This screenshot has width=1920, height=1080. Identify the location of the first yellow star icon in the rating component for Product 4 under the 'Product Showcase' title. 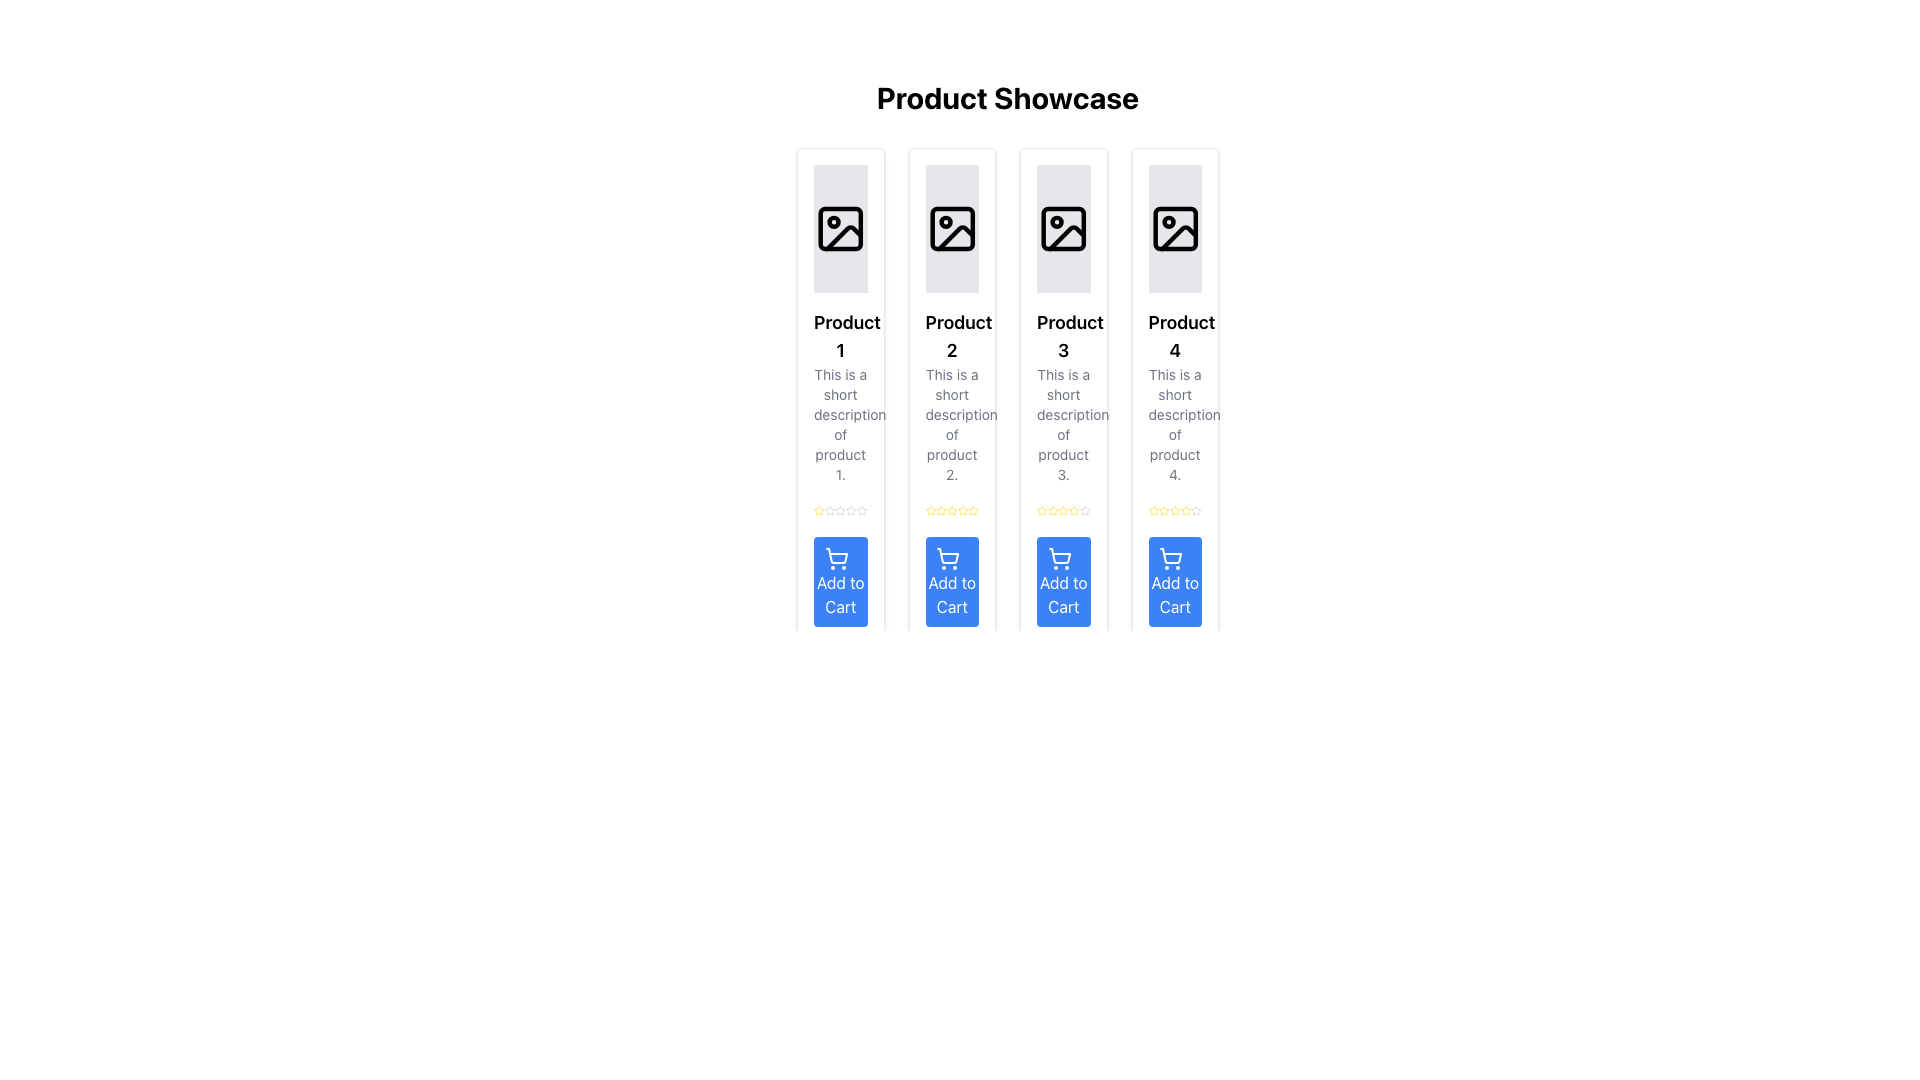
(1175, 509).